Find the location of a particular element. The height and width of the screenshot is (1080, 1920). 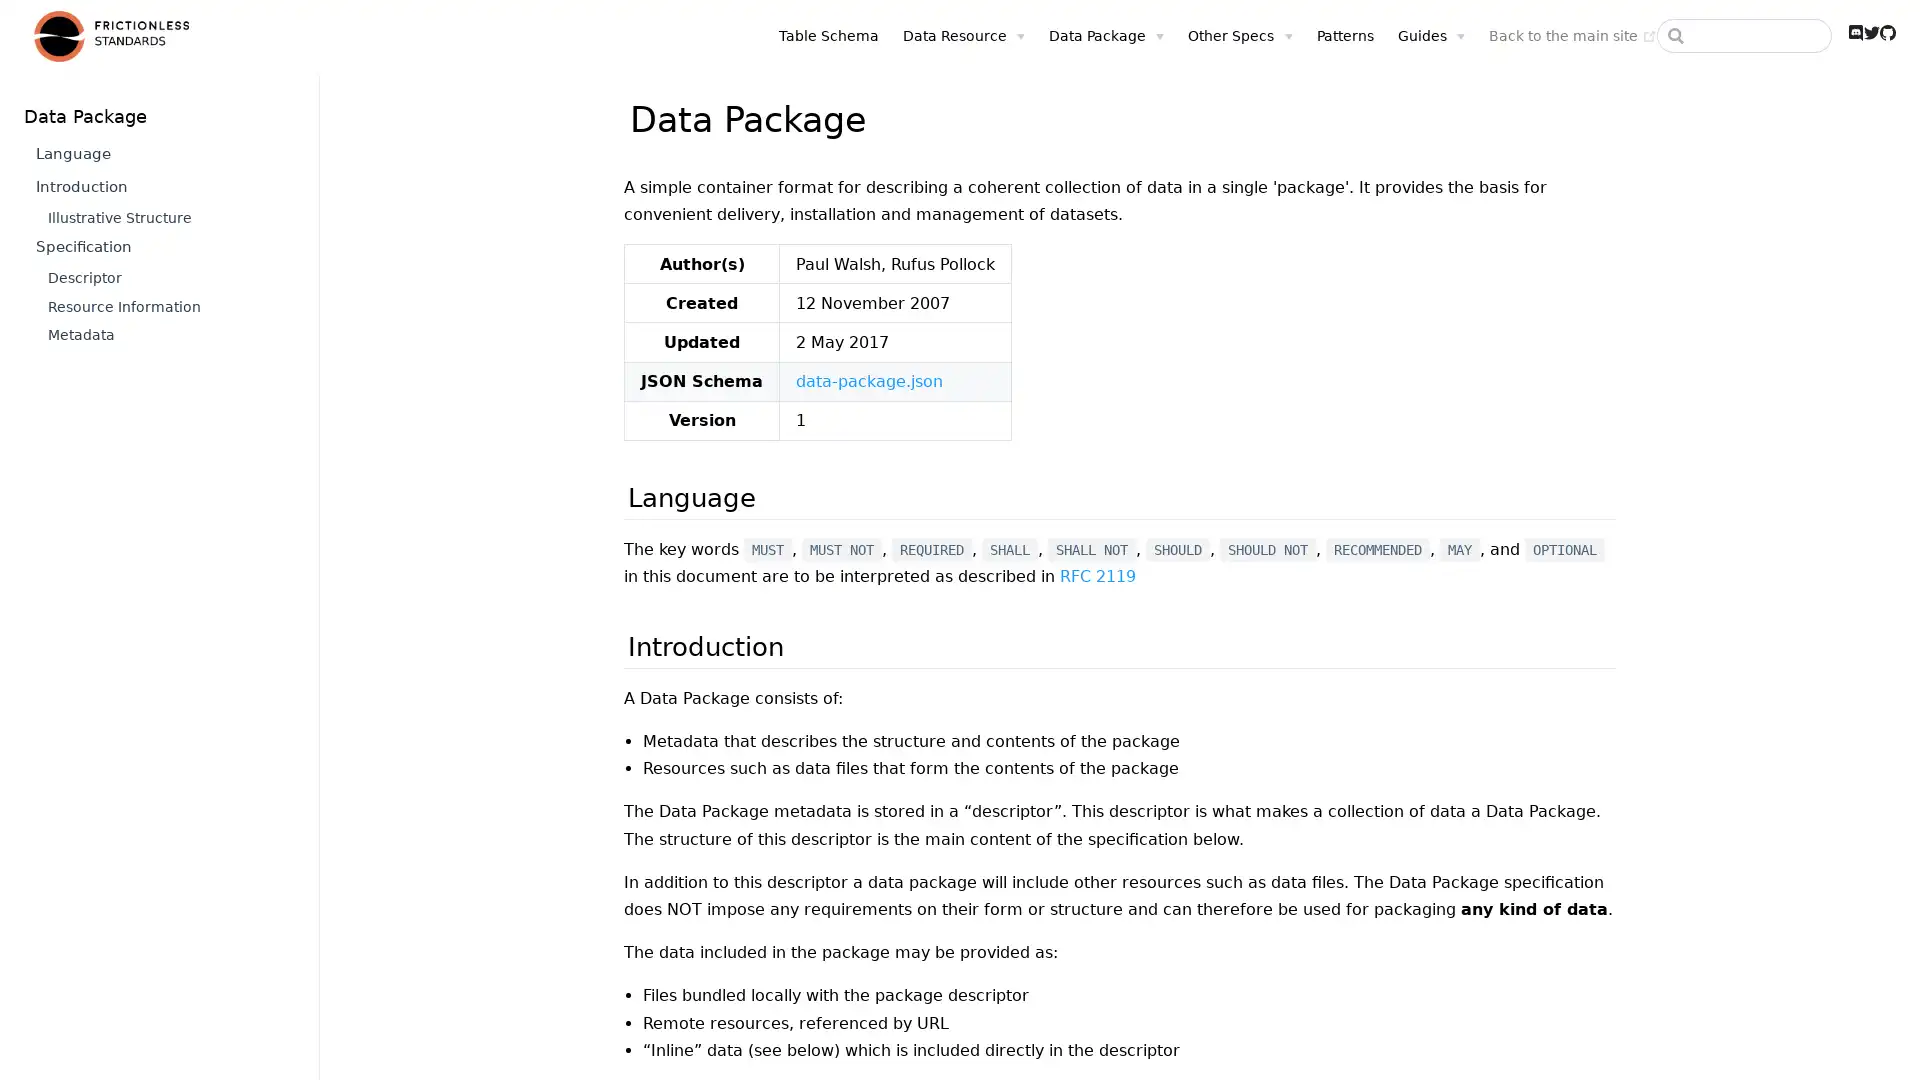

Data Package is located at coordinates (1078, 35).